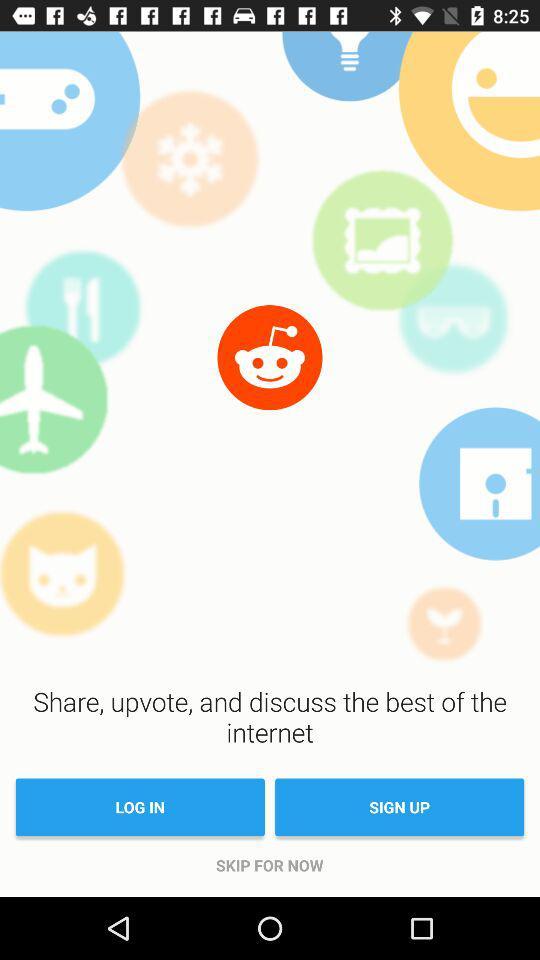  Describe the element at coordinates (399, 807) in the screenshot. I see `icon at the bottom right corner` at that location.